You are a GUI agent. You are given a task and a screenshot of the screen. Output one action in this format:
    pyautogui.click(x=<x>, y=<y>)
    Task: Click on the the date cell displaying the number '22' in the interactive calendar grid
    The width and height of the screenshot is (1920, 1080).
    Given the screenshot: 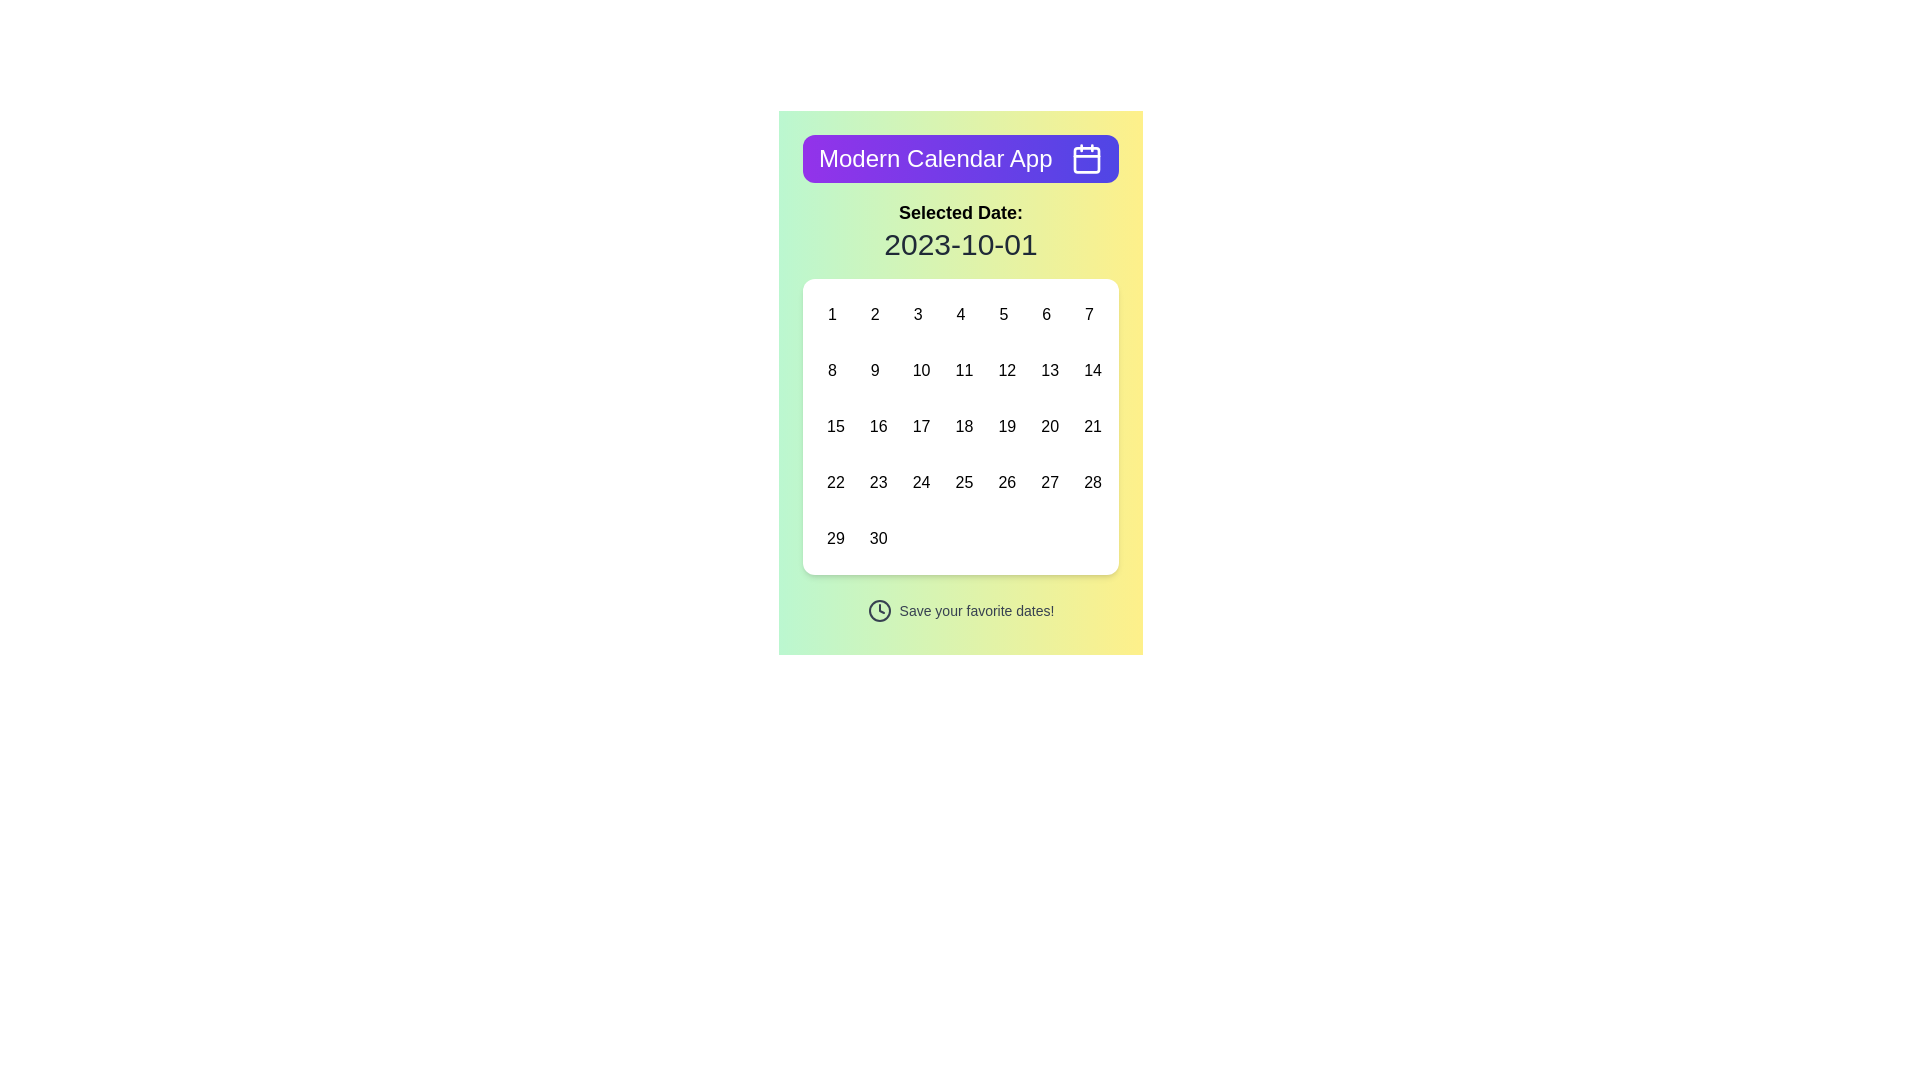 What is the action you would take?
    pyautogui.click(x=832, y=482)
    